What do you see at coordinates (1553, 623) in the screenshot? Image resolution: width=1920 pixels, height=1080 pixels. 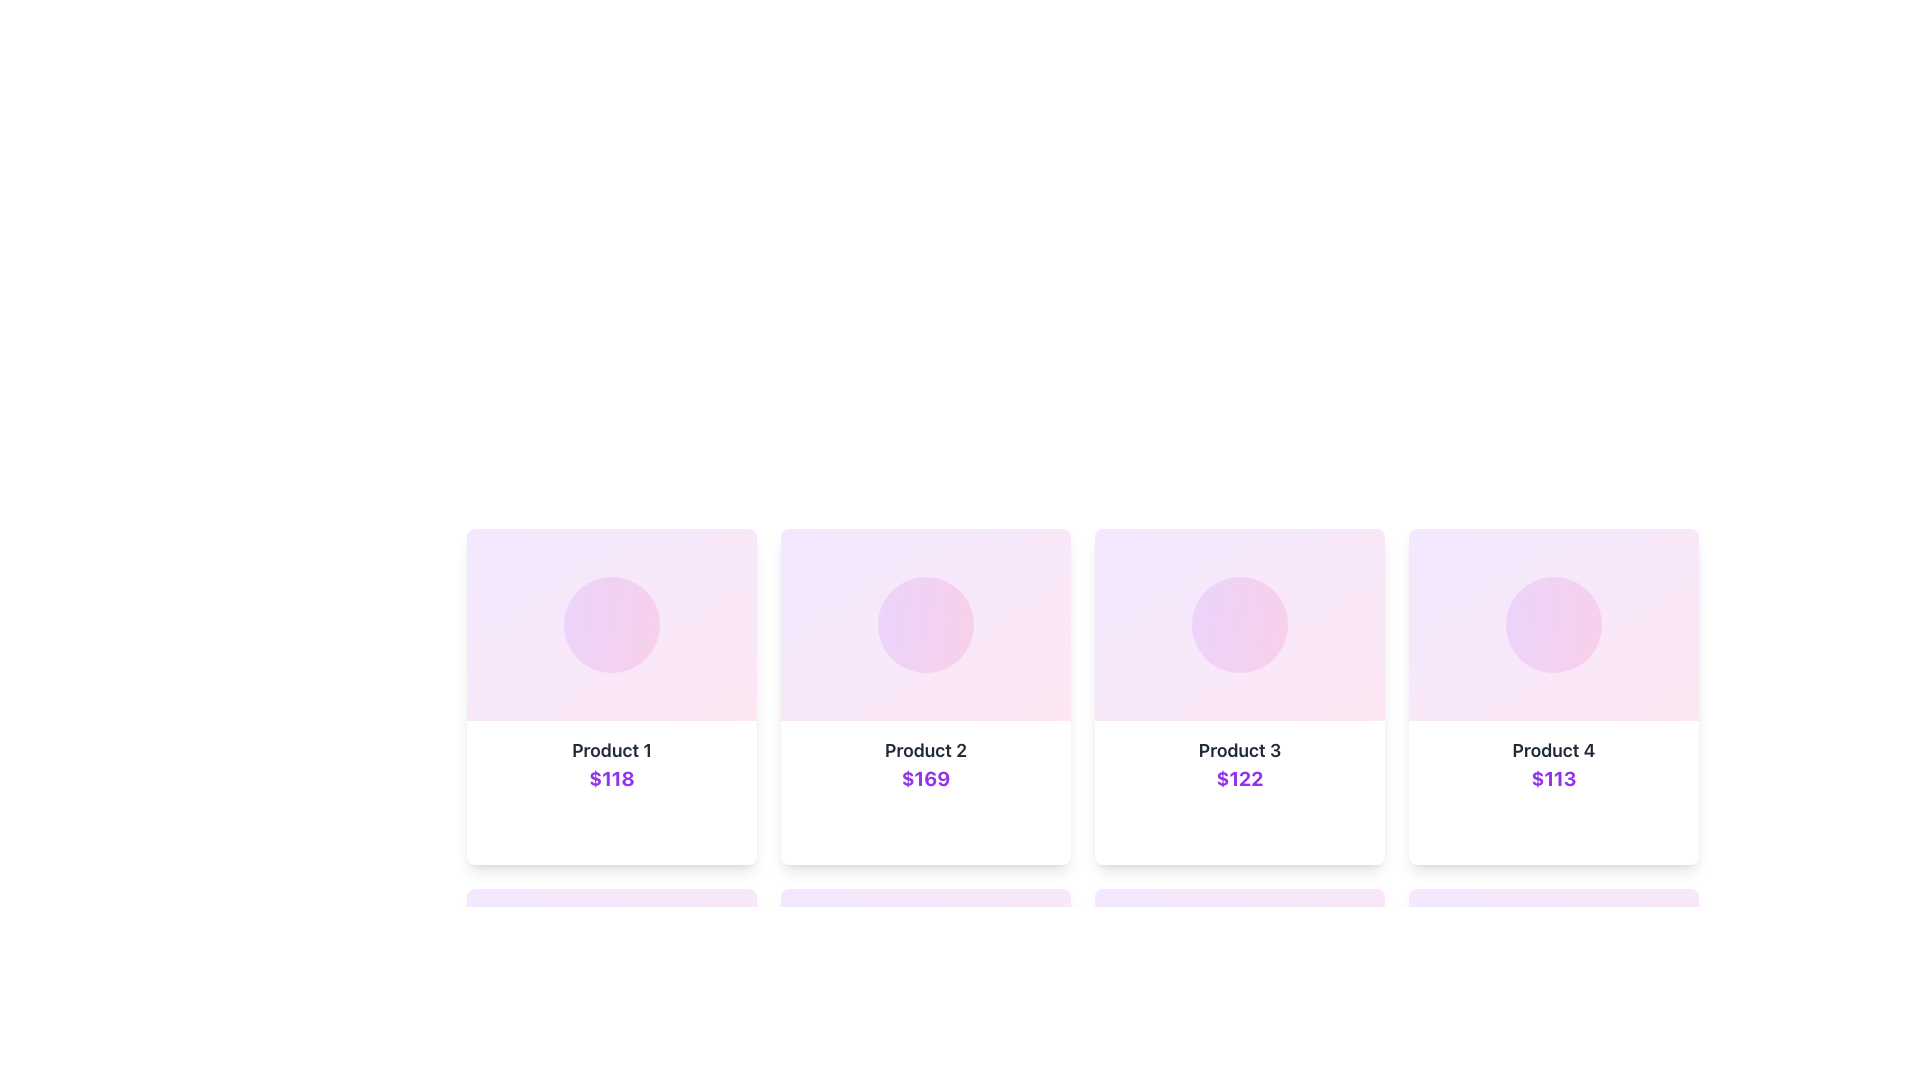 I see `the decorative circular gradient design element located in the 'Product 4' card, which enhances the visual appeal but does not have interactive functionality` at bounding box center [1553, 623].